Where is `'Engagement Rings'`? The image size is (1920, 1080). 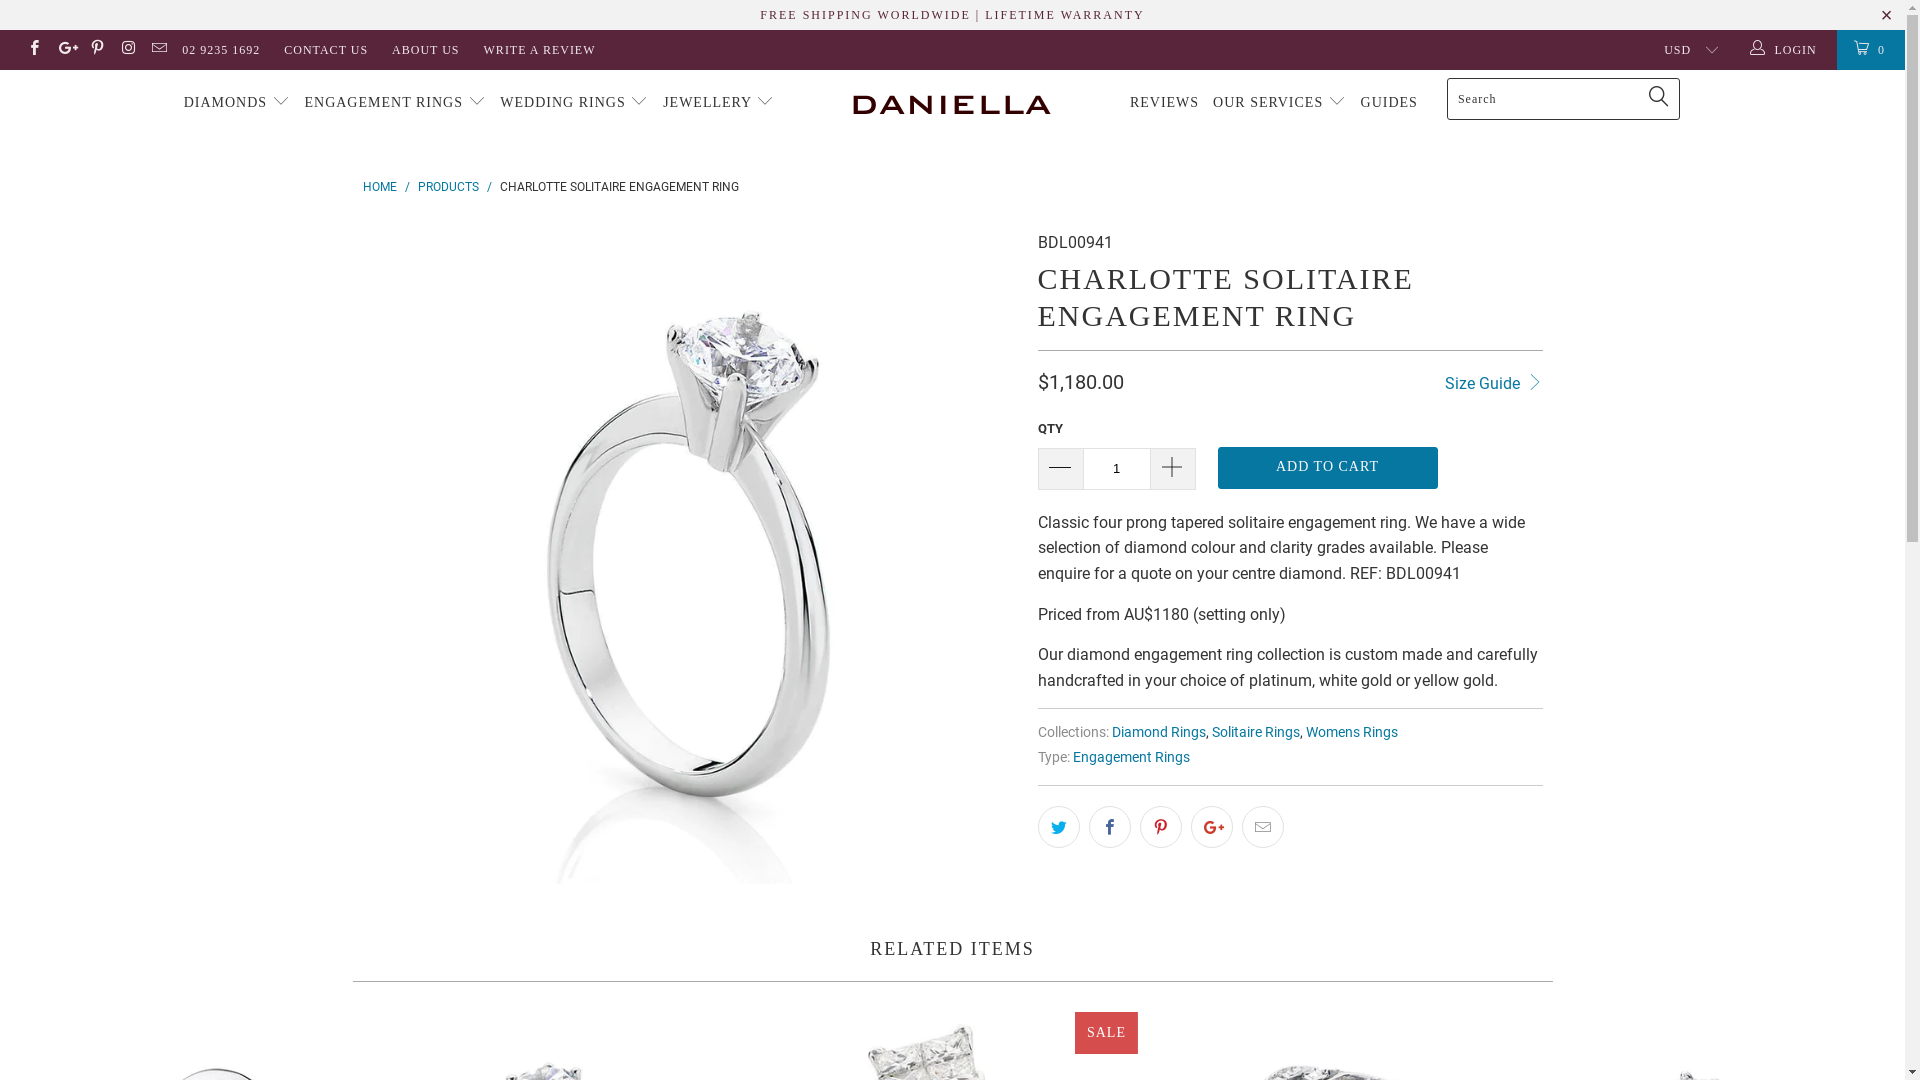 'Engagement Rings' is located at coordinates (1070, 757).